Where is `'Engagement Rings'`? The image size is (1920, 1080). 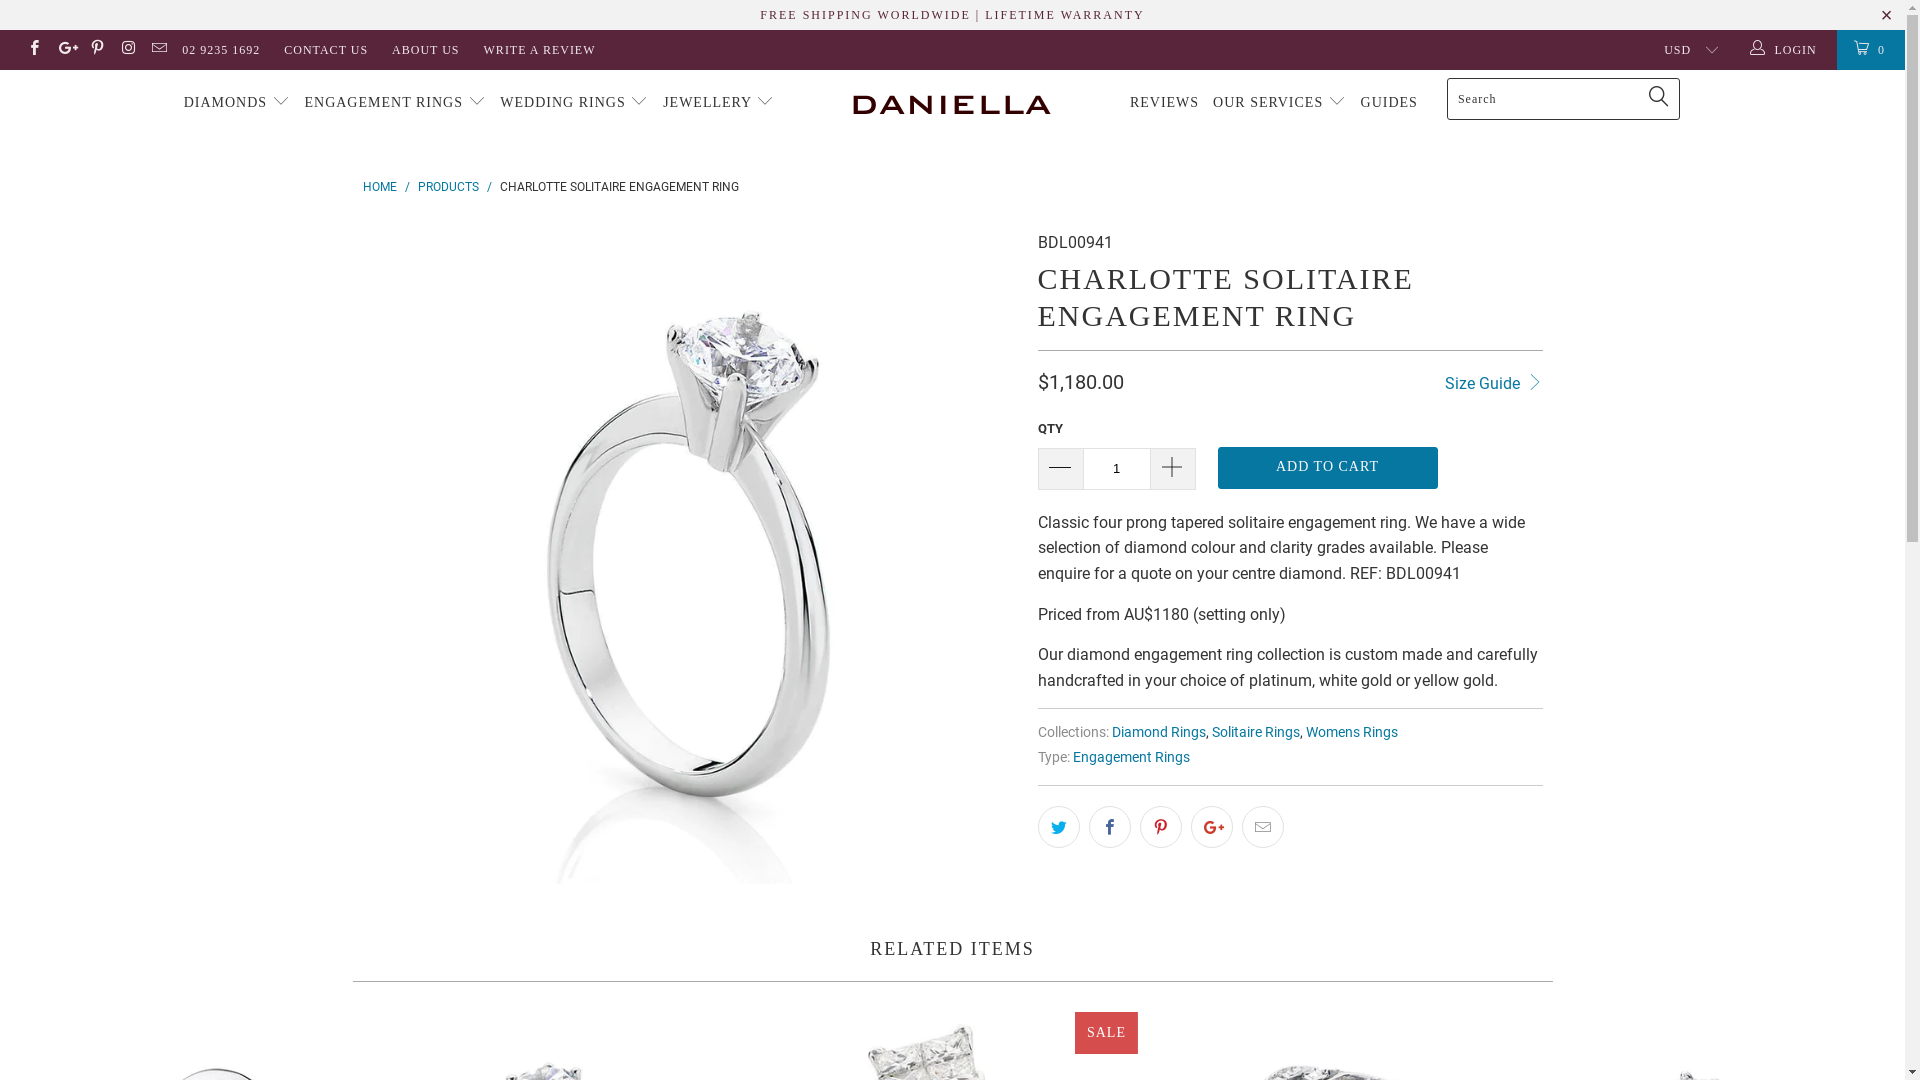 'Engagement Rings' is located at coordinates (1070, 757).